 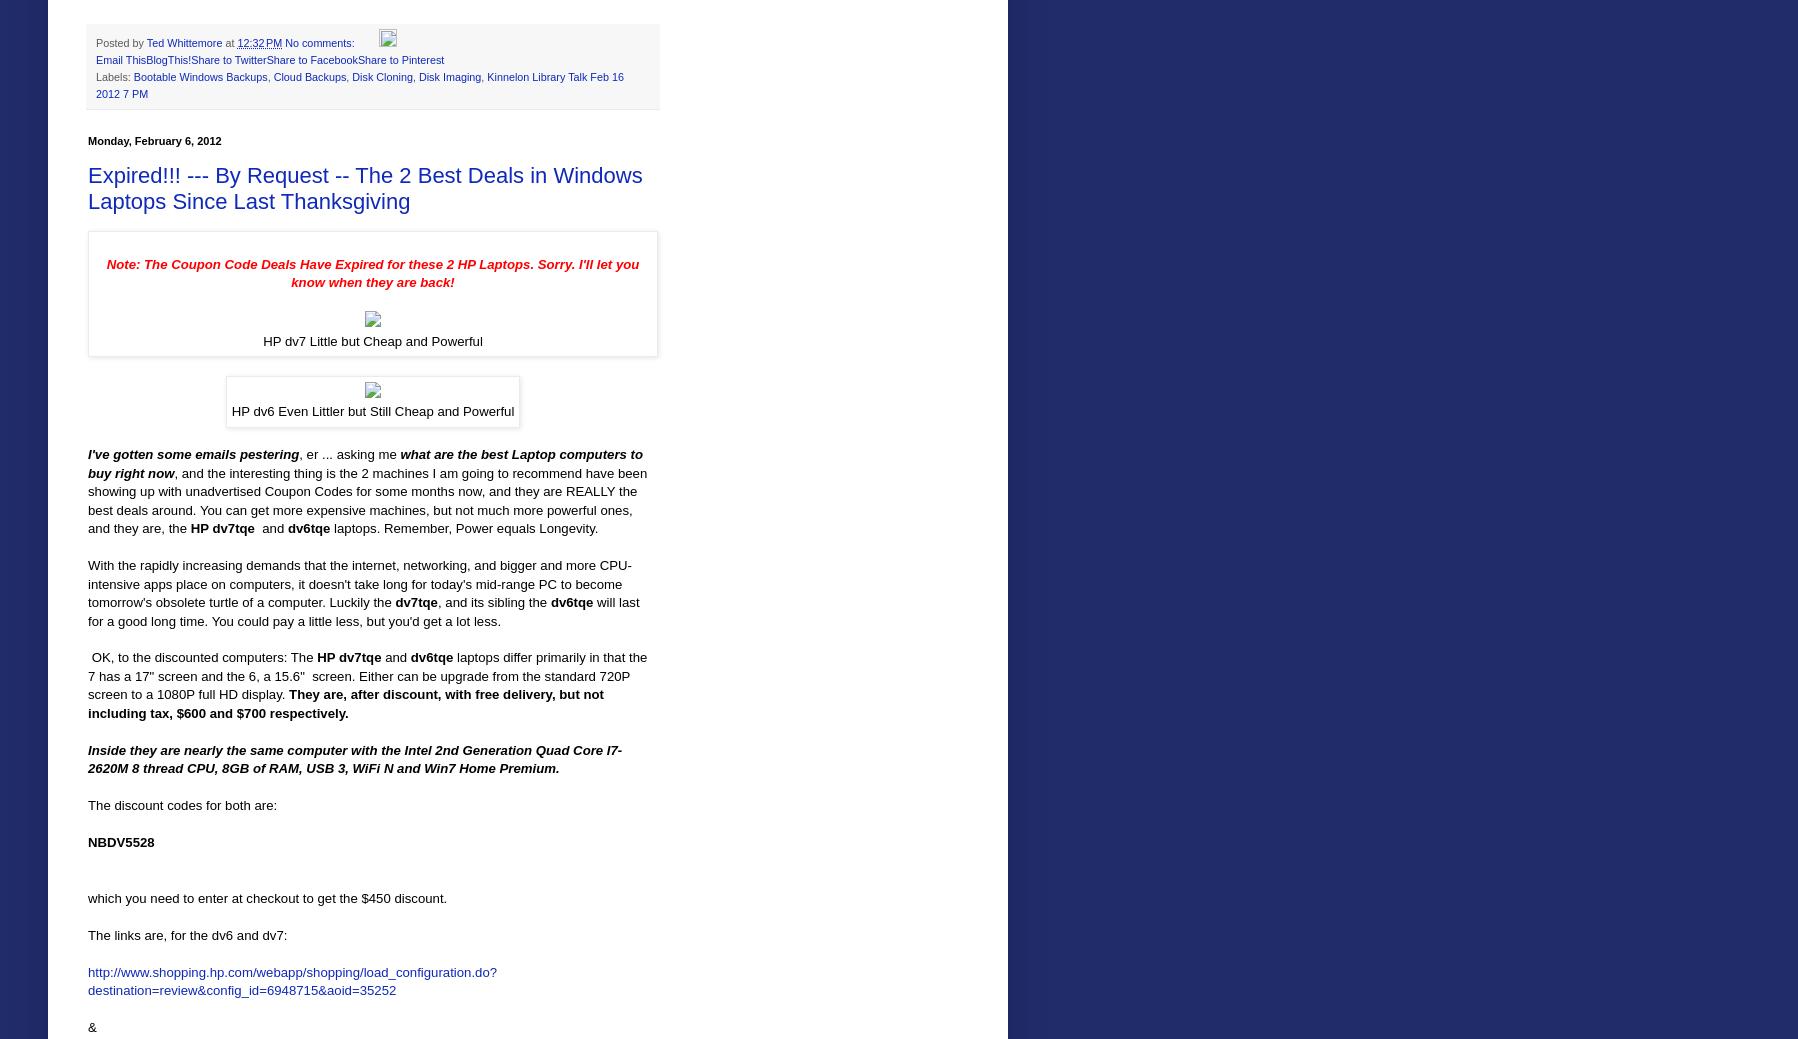 What do you see at coordinates (86, 804) in the screenshot?
I see `'The discount codes for both are:'` at bounding box center [86, 804].